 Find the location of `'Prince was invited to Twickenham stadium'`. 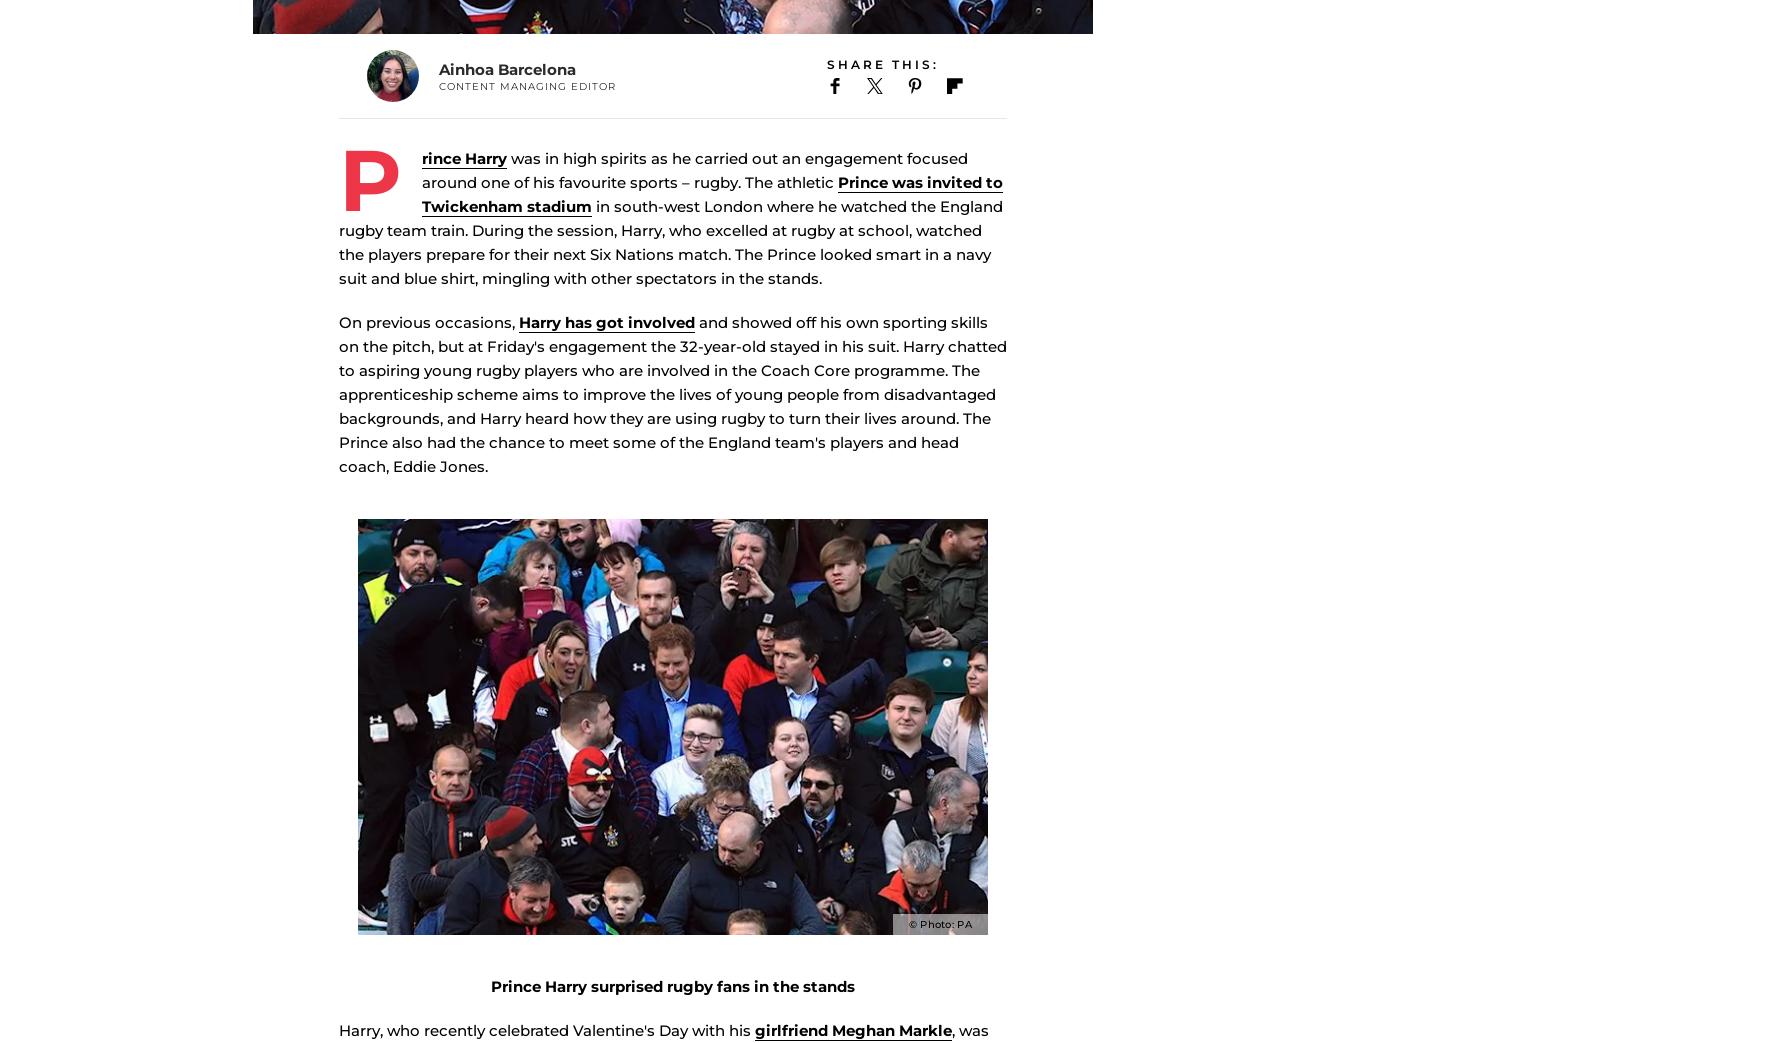

'Prince was invited to Twickenham stadium' is located at coordinates (712, 224).